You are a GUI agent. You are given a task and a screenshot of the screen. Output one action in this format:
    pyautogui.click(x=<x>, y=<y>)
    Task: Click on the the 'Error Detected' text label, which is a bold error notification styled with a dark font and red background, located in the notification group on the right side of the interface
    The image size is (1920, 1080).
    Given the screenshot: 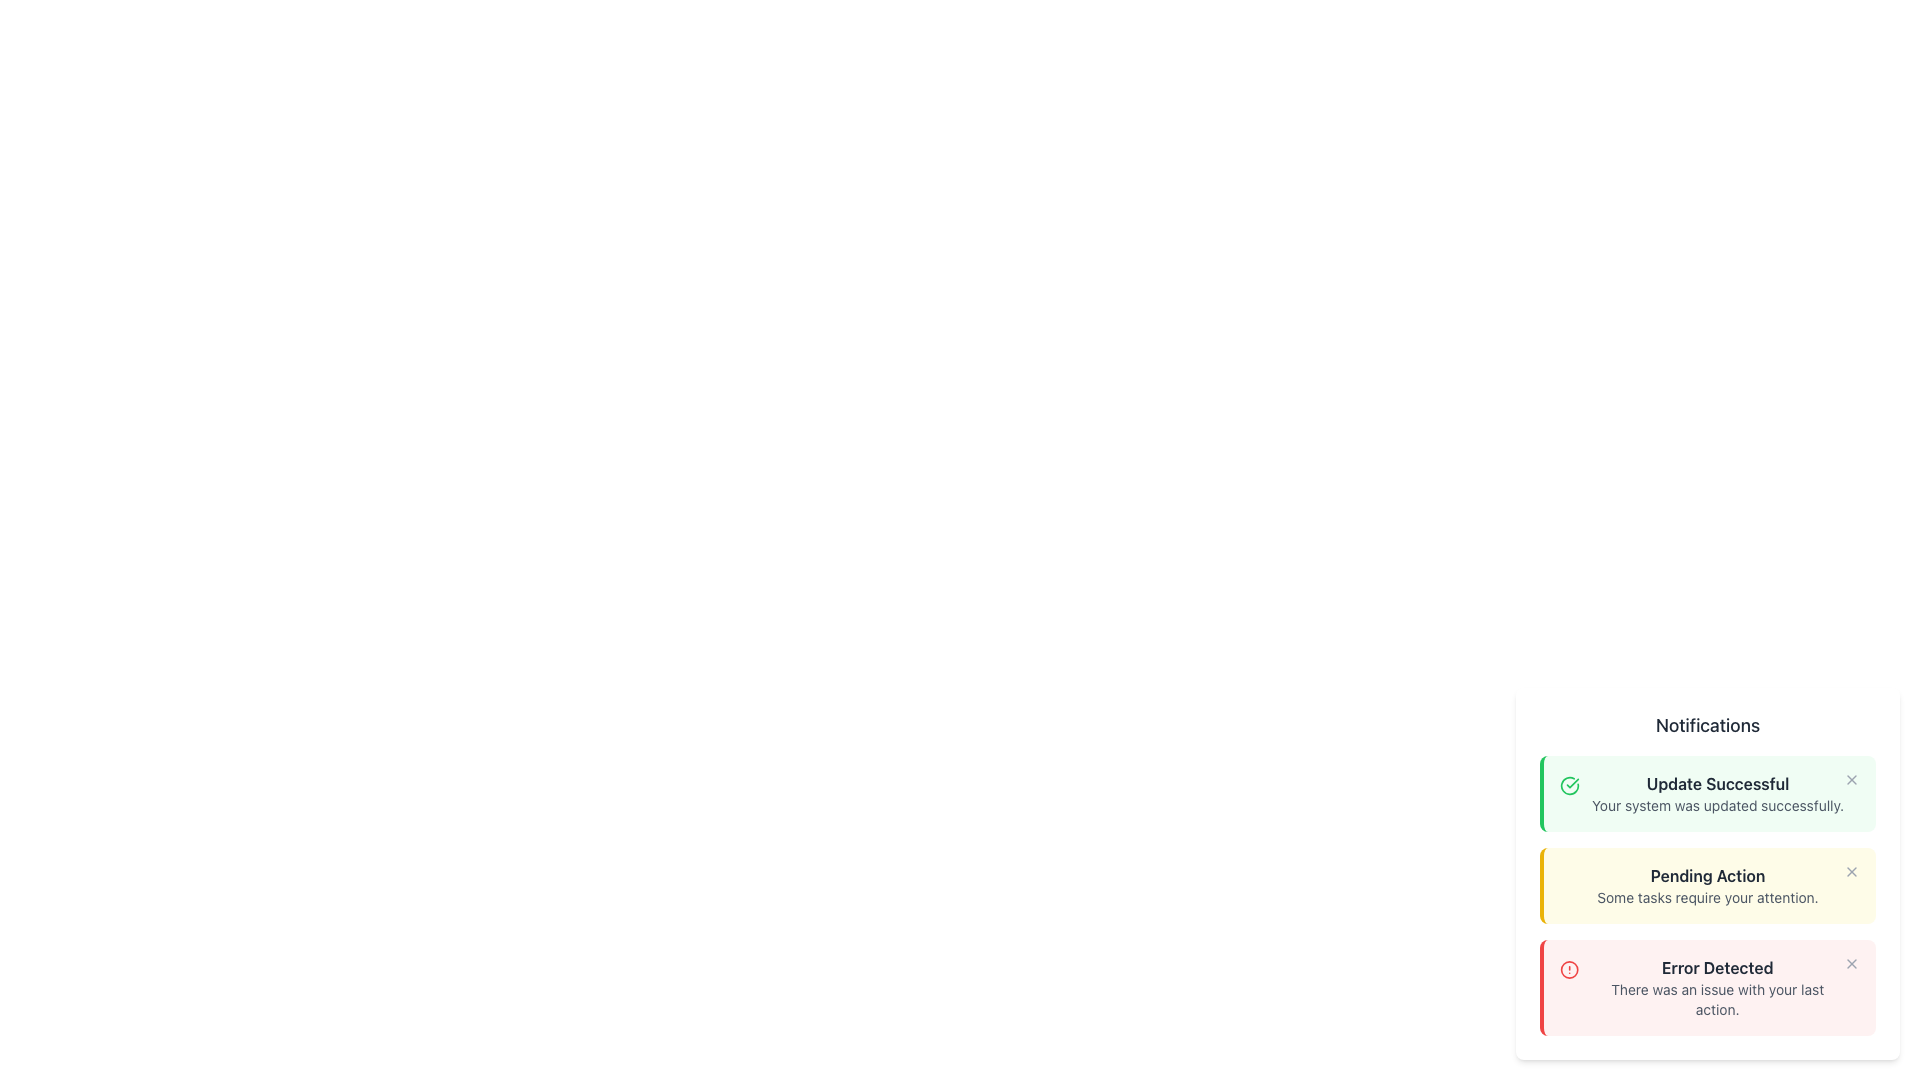 What is the action you would take?
    pyautogui.click(x=1716, y=967)
    